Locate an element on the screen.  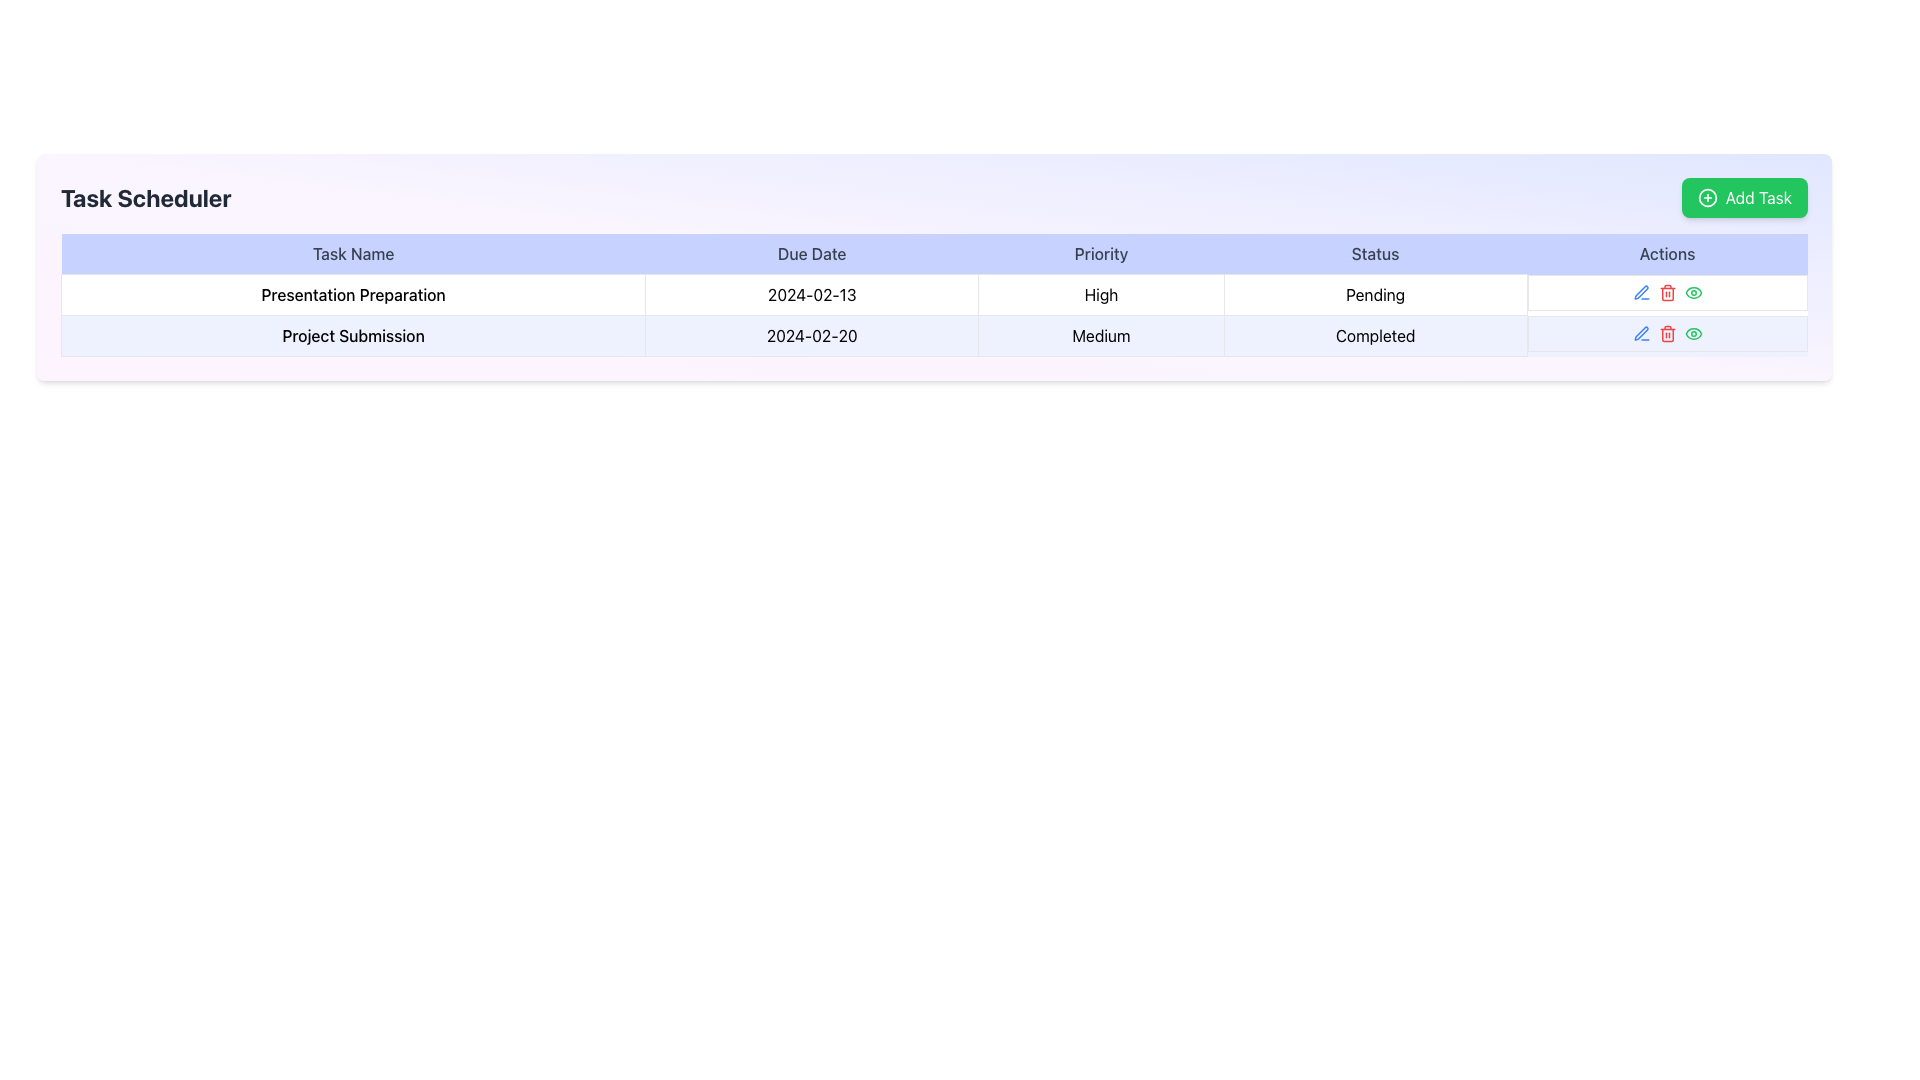
the static text label displaying the date '2024-02-13' in the 'Due Date' column of the table is located at coordinates (812, 294).